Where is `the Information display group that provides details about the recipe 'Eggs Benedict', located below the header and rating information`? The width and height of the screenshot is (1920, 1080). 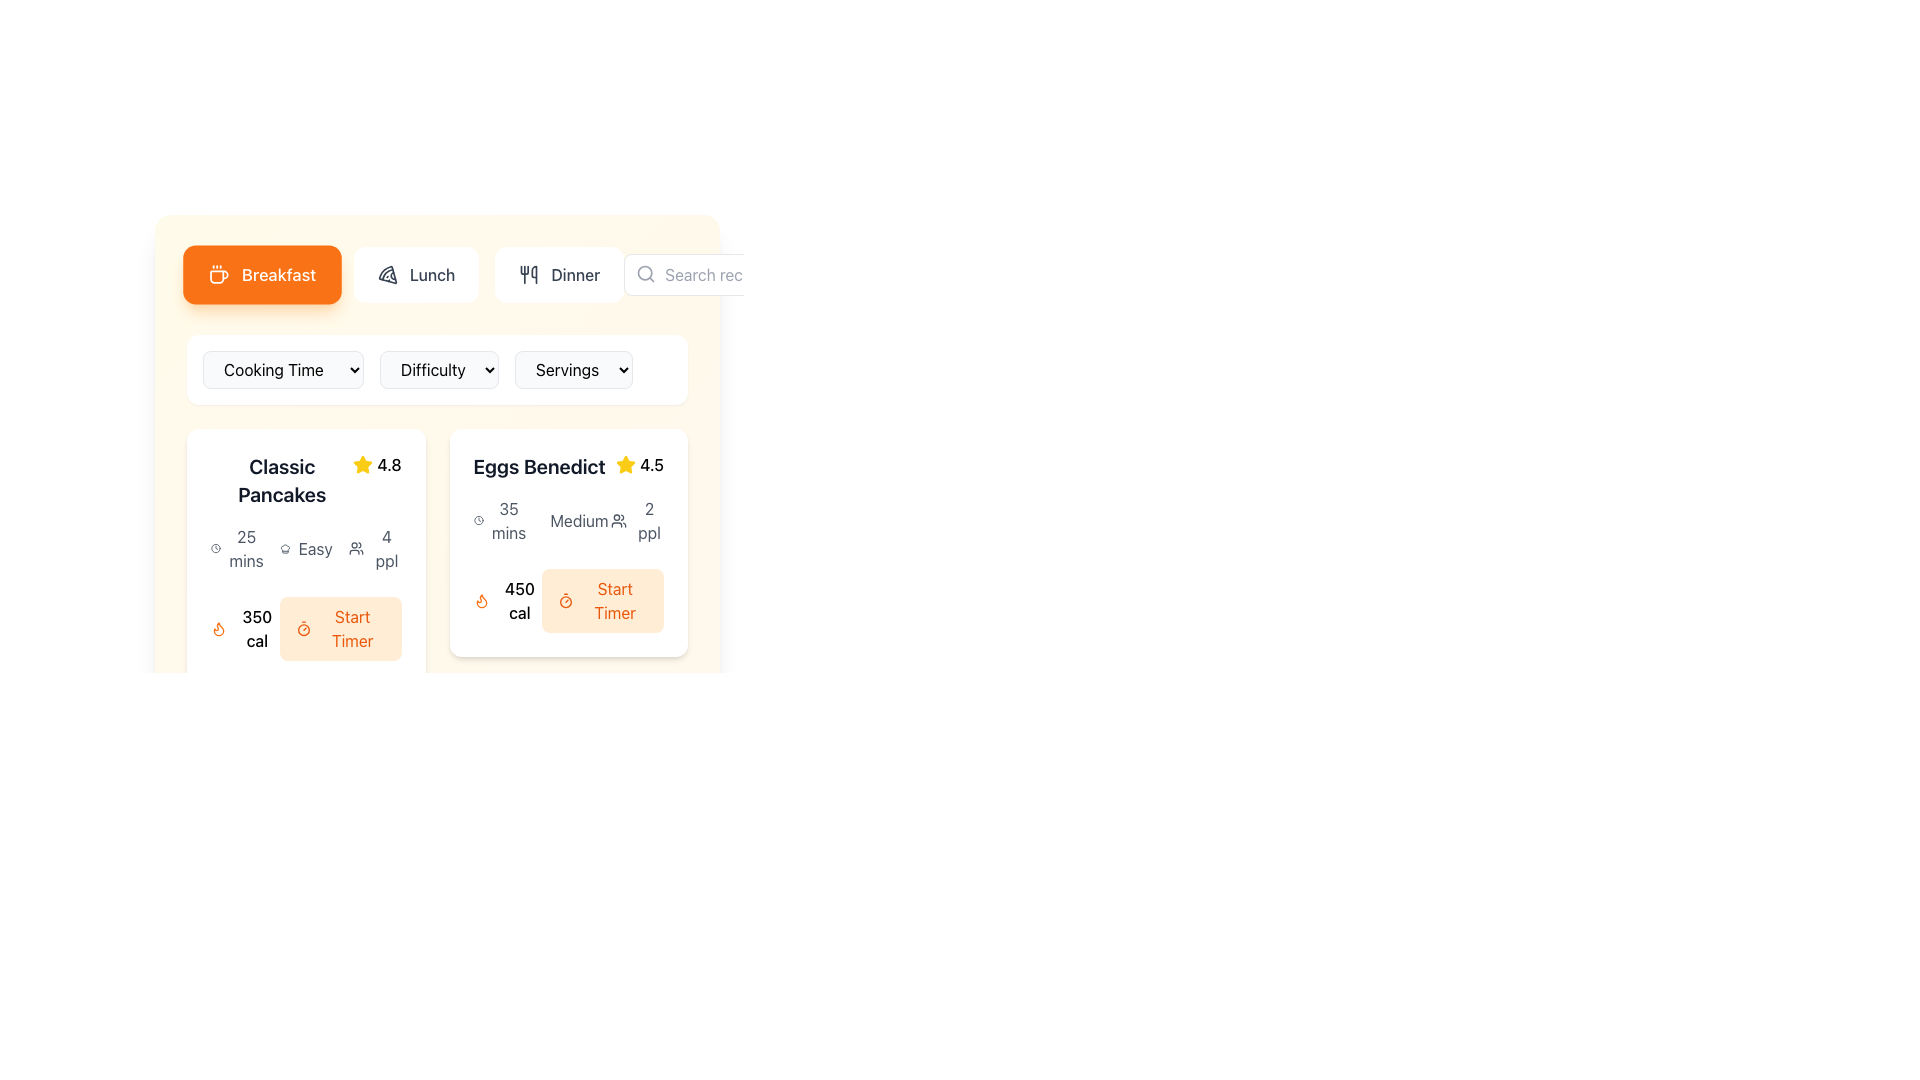 the Information display group that provides details about the recipe 'Eggs Benedict', located below the header and rating information is located at coordinates (567, 519).